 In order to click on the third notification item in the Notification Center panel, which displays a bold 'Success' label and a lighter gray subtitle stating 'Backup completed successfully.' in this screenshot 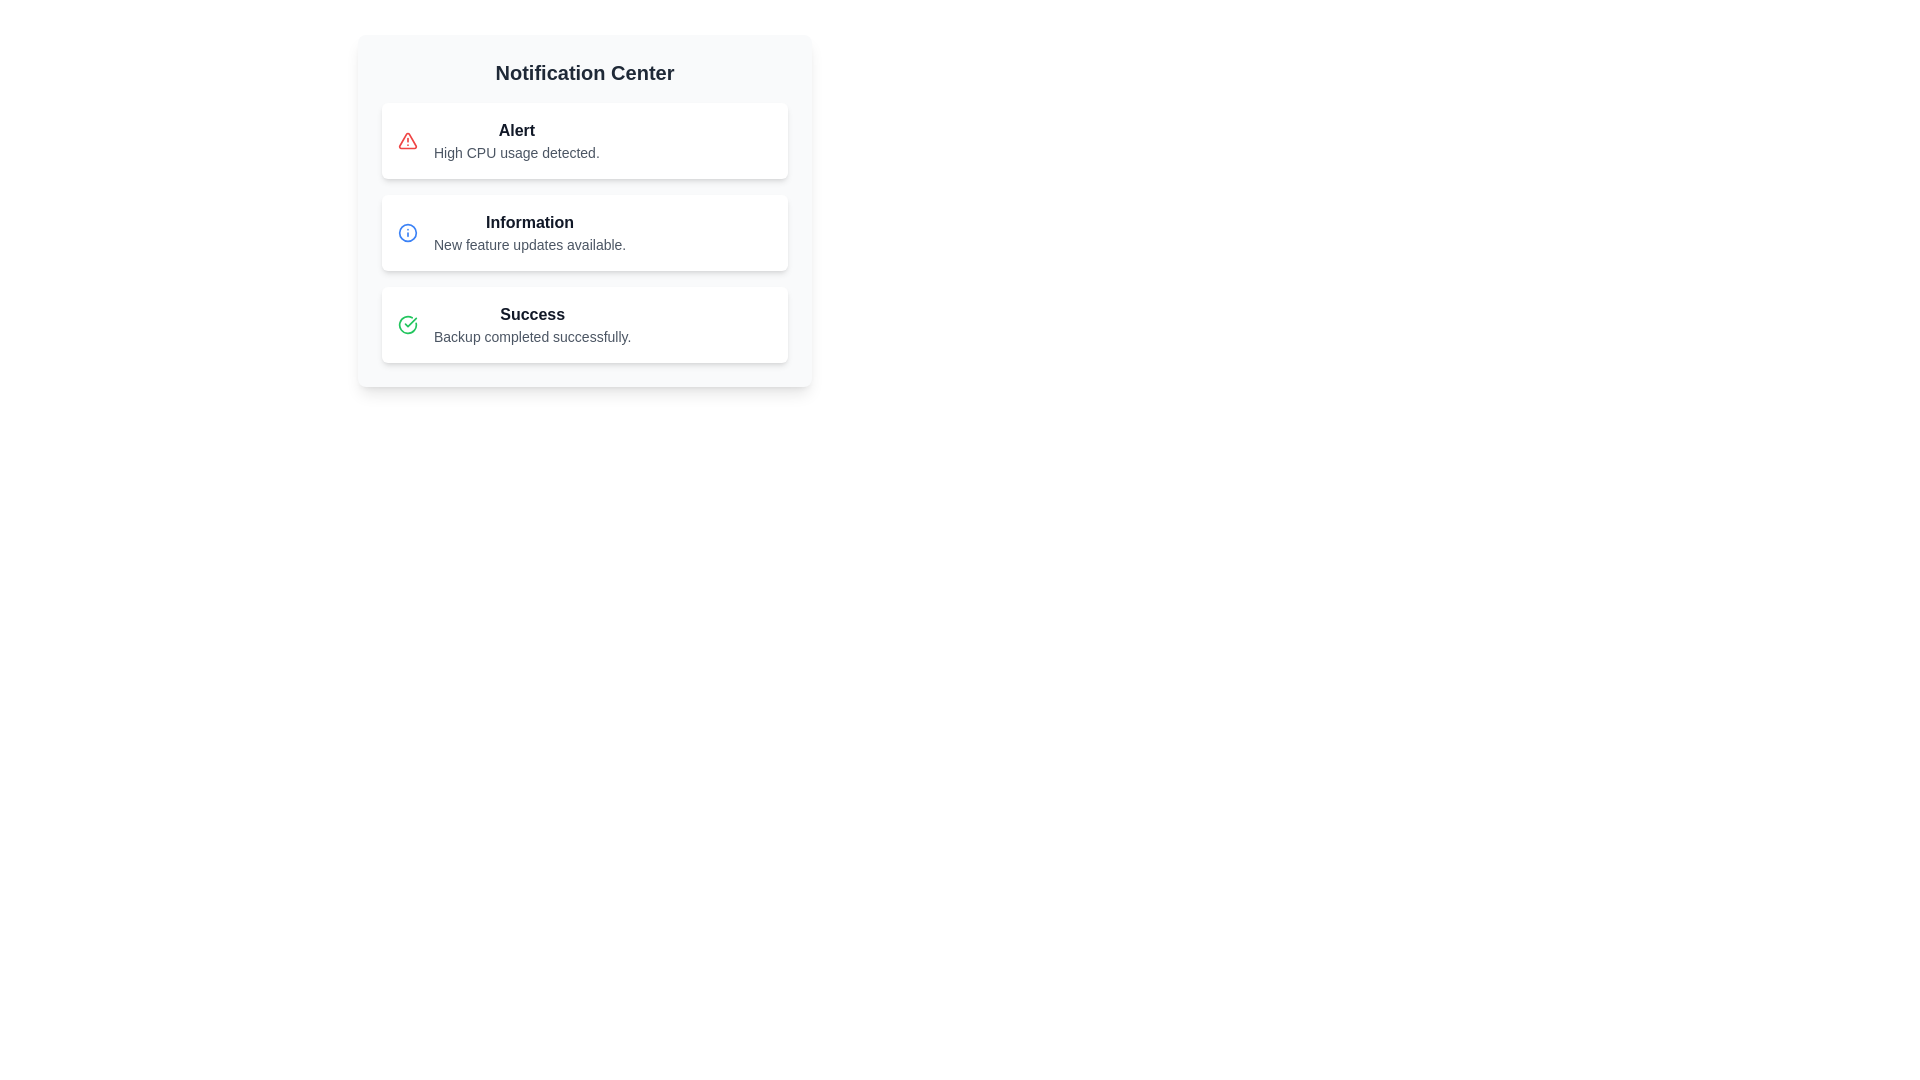, I will do `click(532, 323)`.